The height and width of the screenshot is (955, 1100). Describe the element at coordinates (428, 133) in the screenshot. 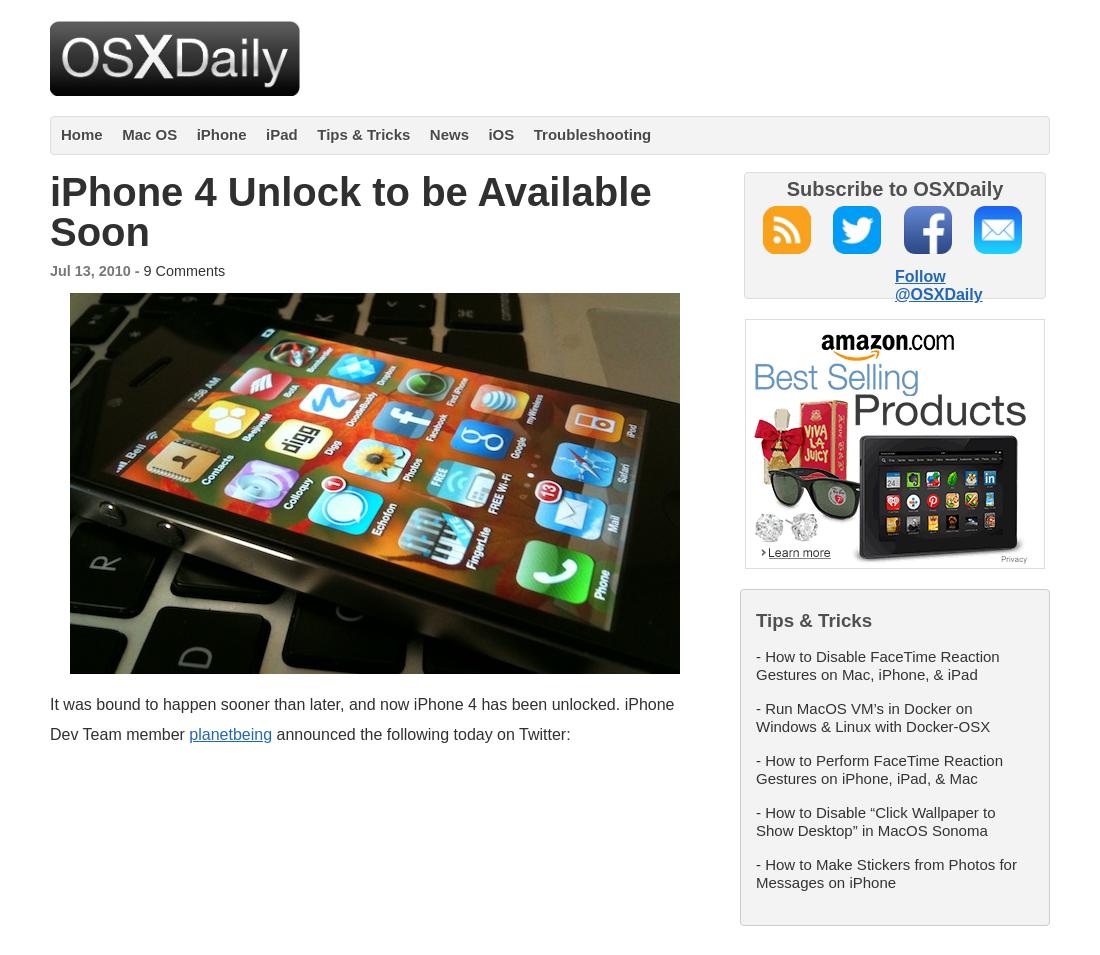

I see `'News'` at that location.